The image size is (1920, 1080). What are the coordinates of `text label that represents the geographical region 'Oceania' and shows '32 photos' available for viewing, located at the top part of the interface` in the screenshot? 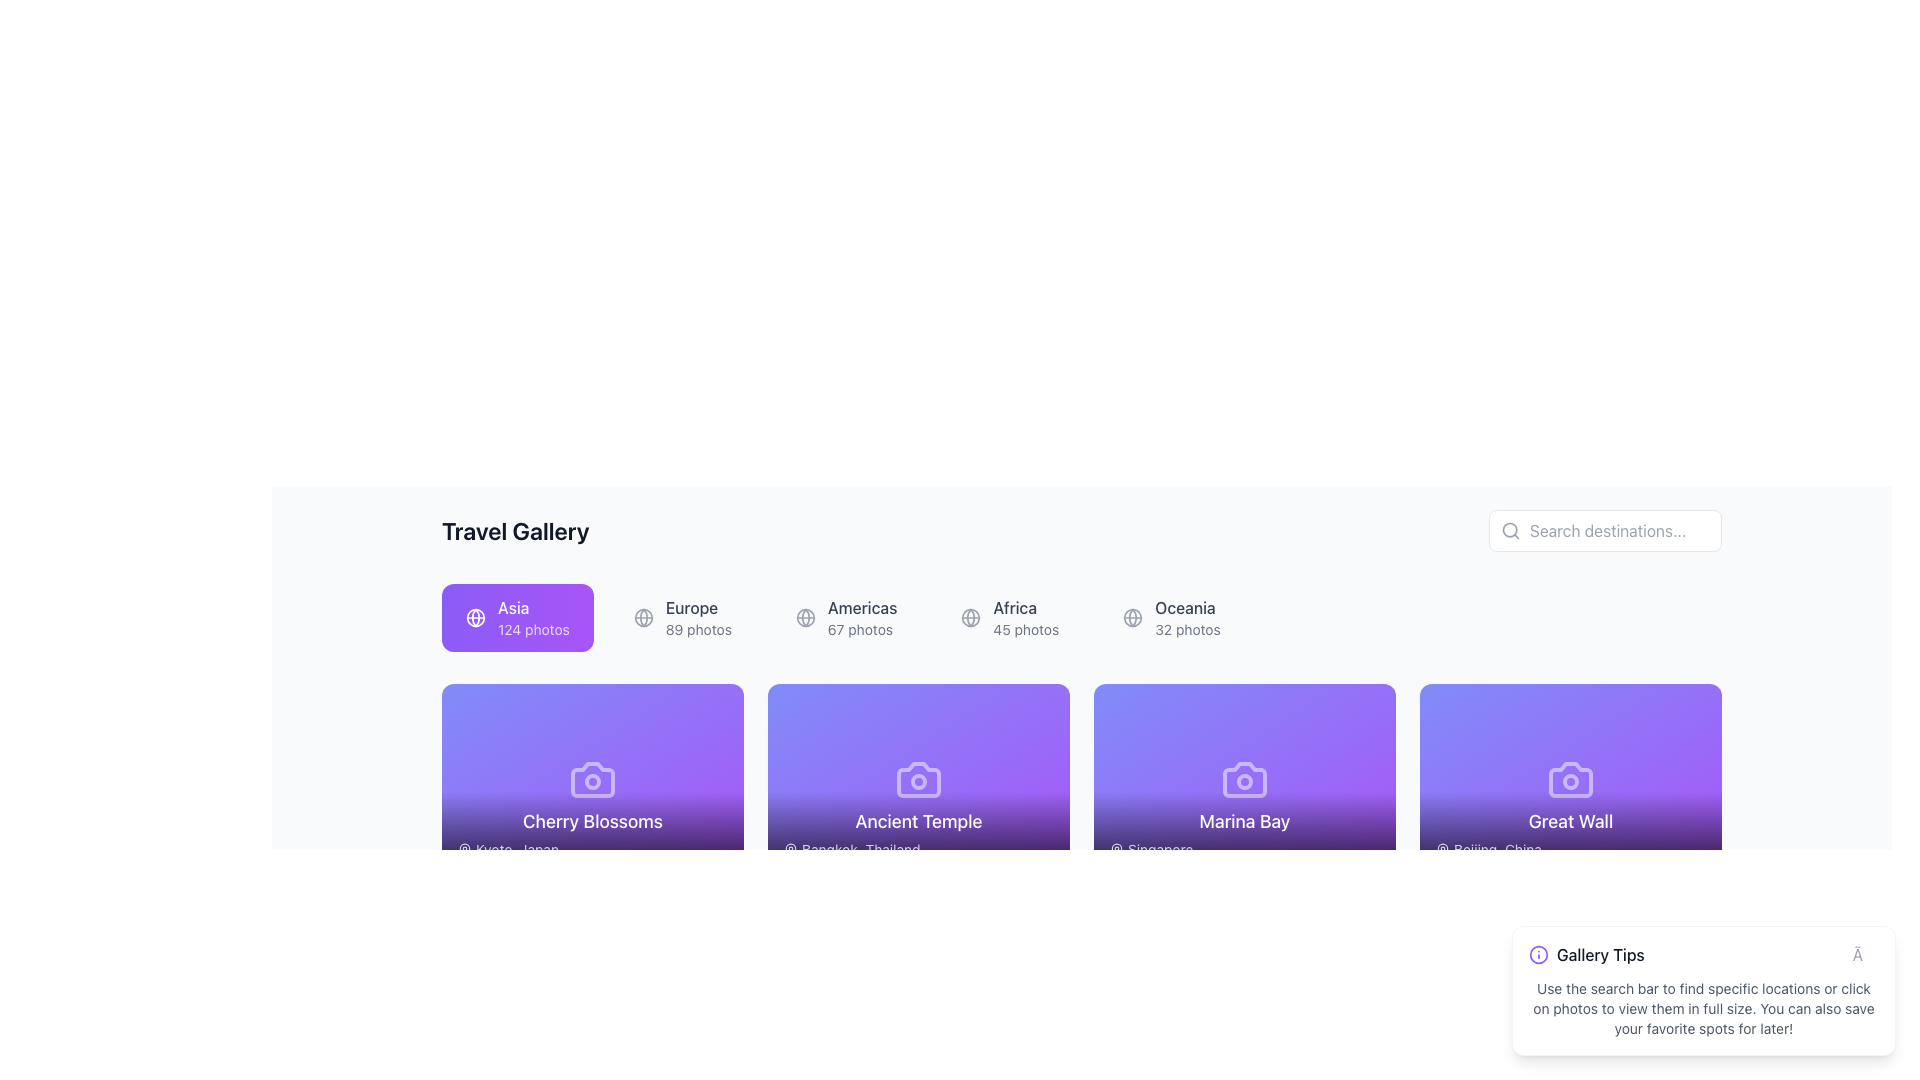 It's located at (1187, 616).